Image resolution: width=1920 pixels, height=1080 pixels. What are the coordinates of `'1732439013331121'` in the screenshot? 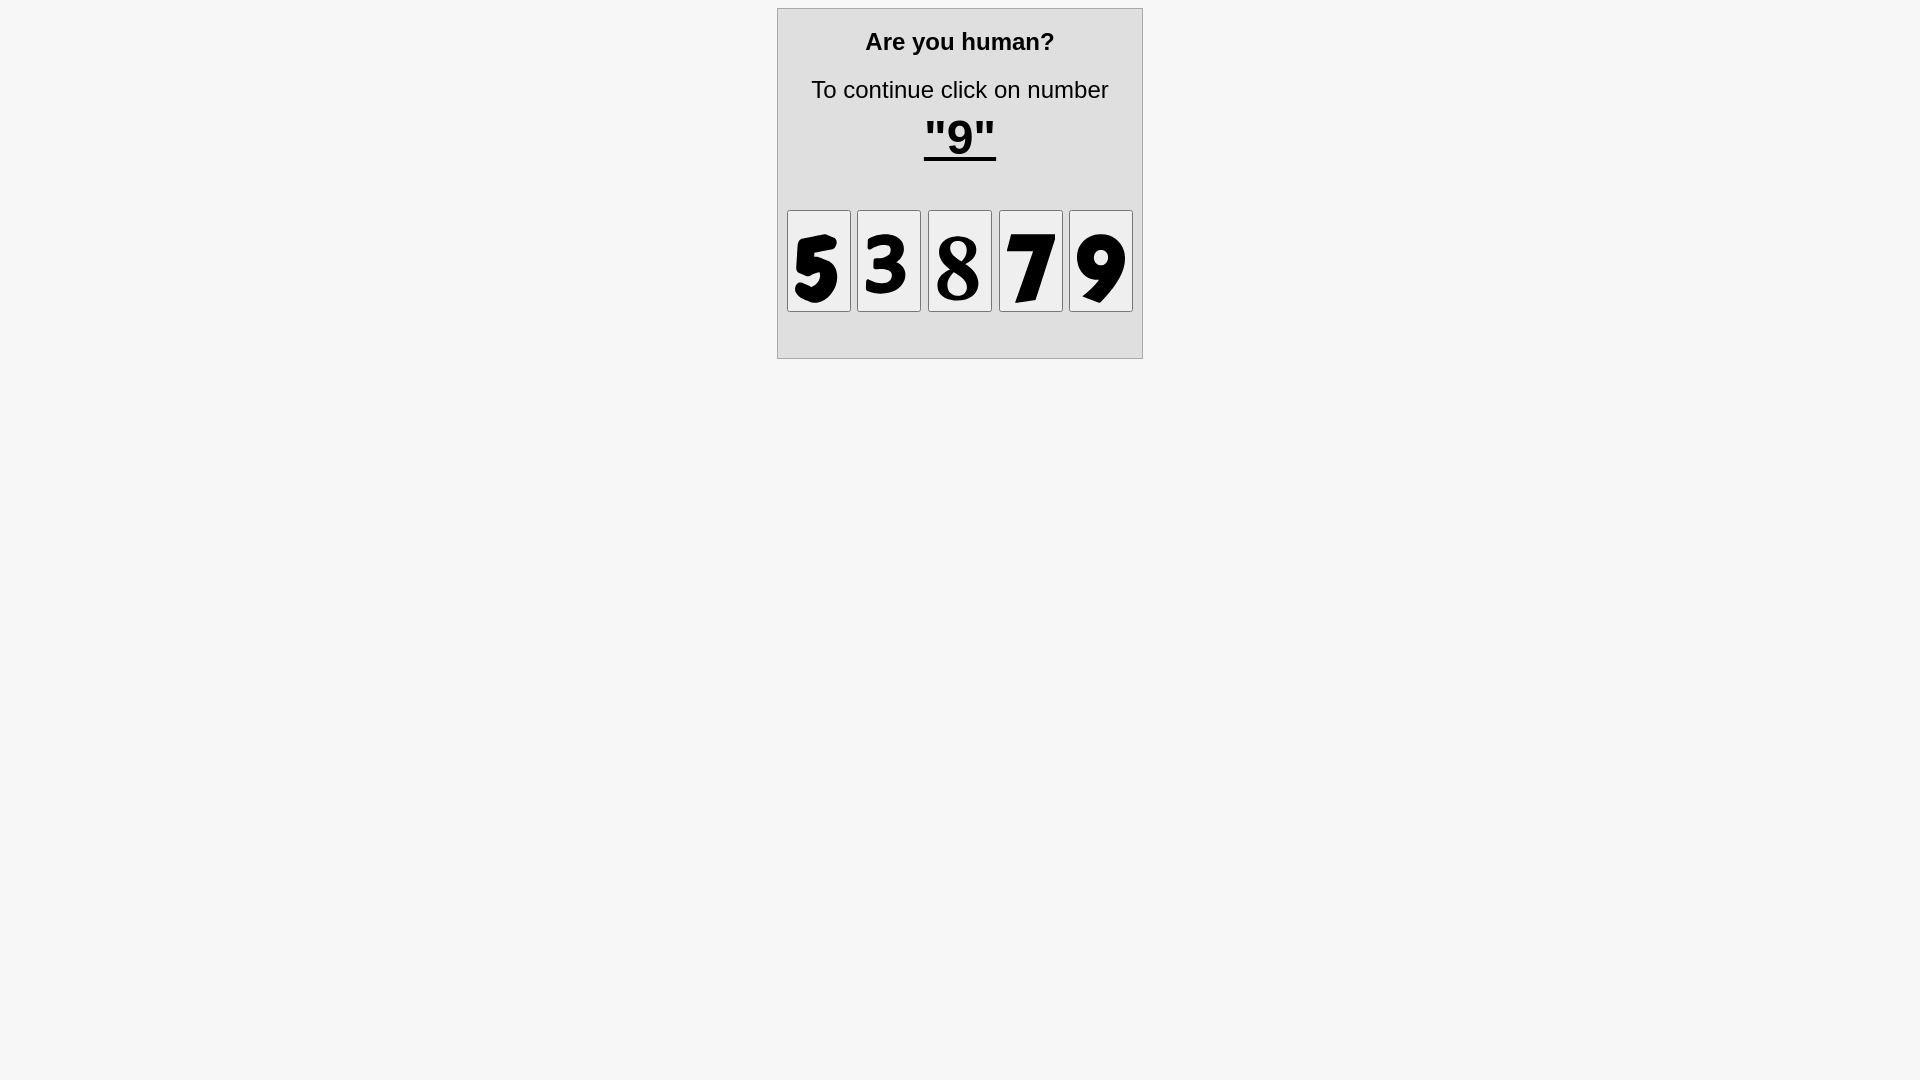 It's located at (887, 260).